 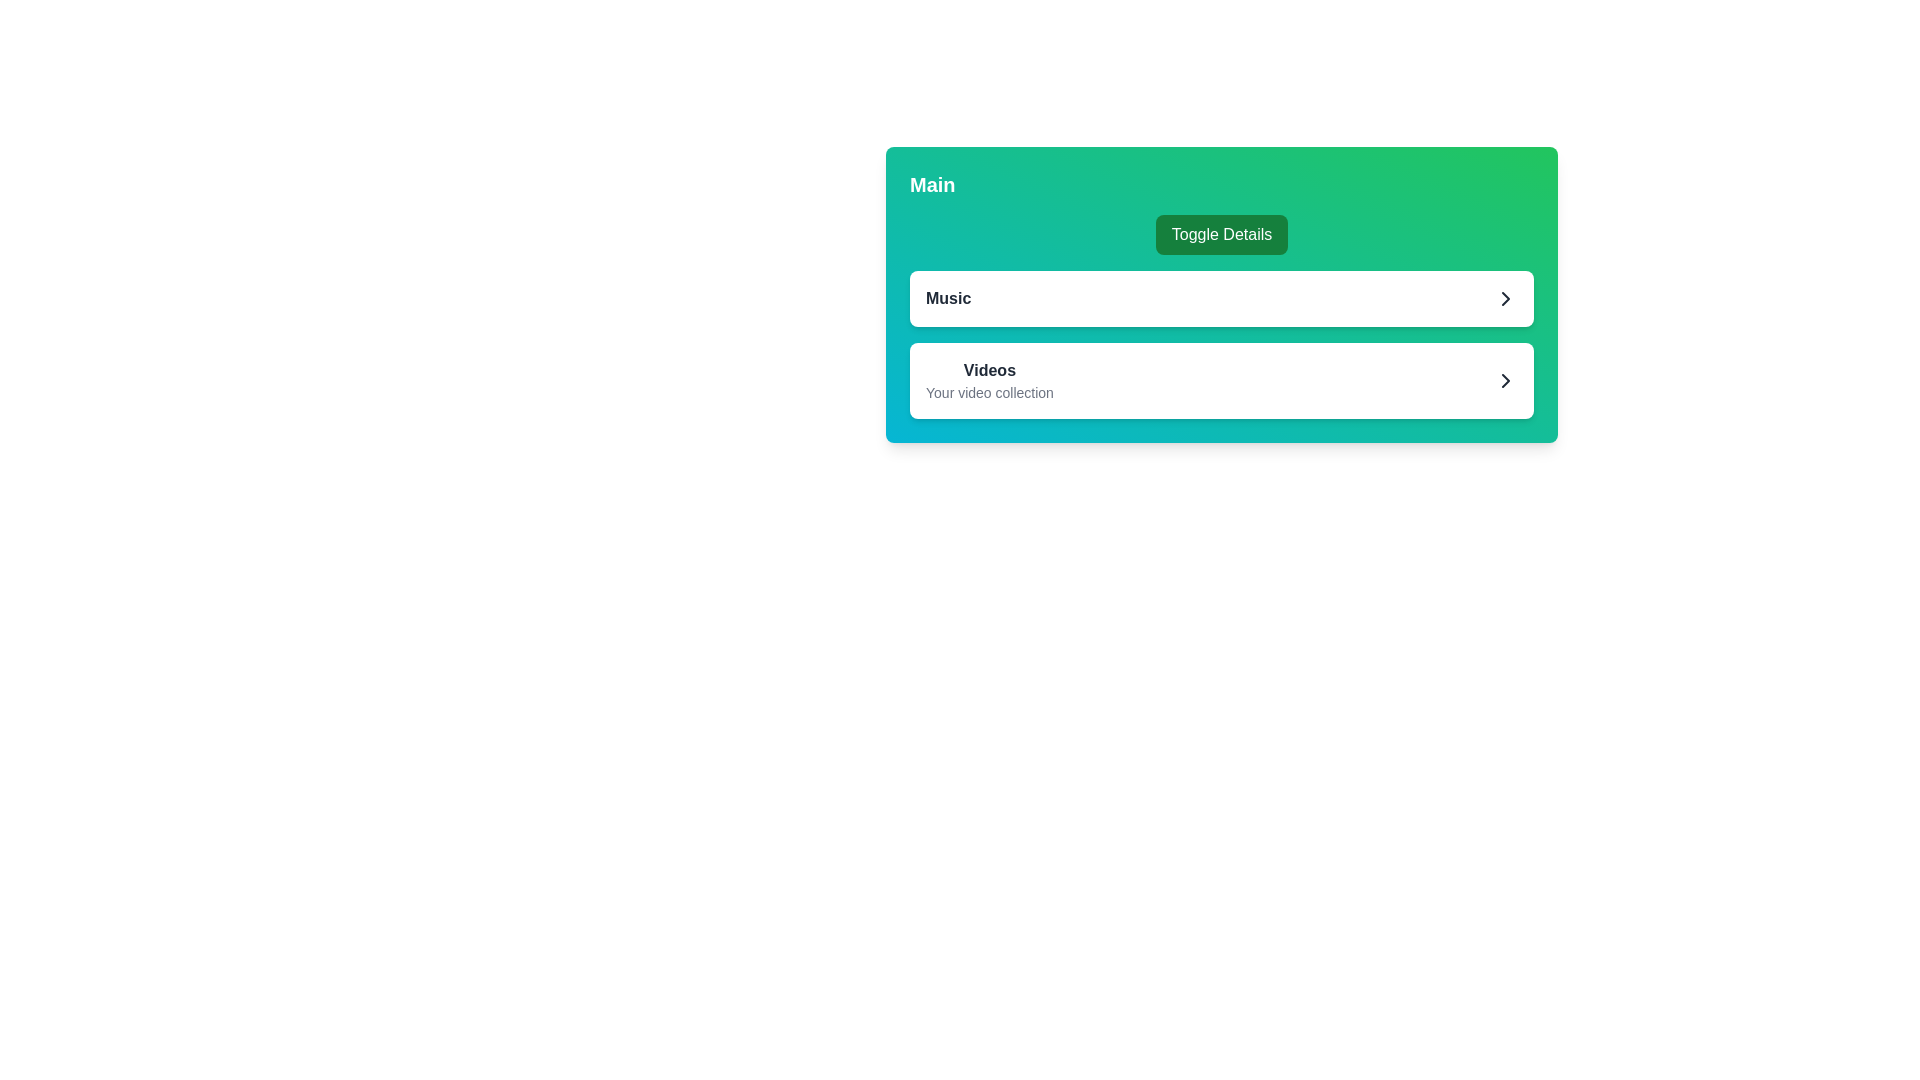 What do you see at coordinates (1221, 234) in the screenshot?
I see `the button located towards the top of the greenish gradient box` at bounding box center [1221, 234].